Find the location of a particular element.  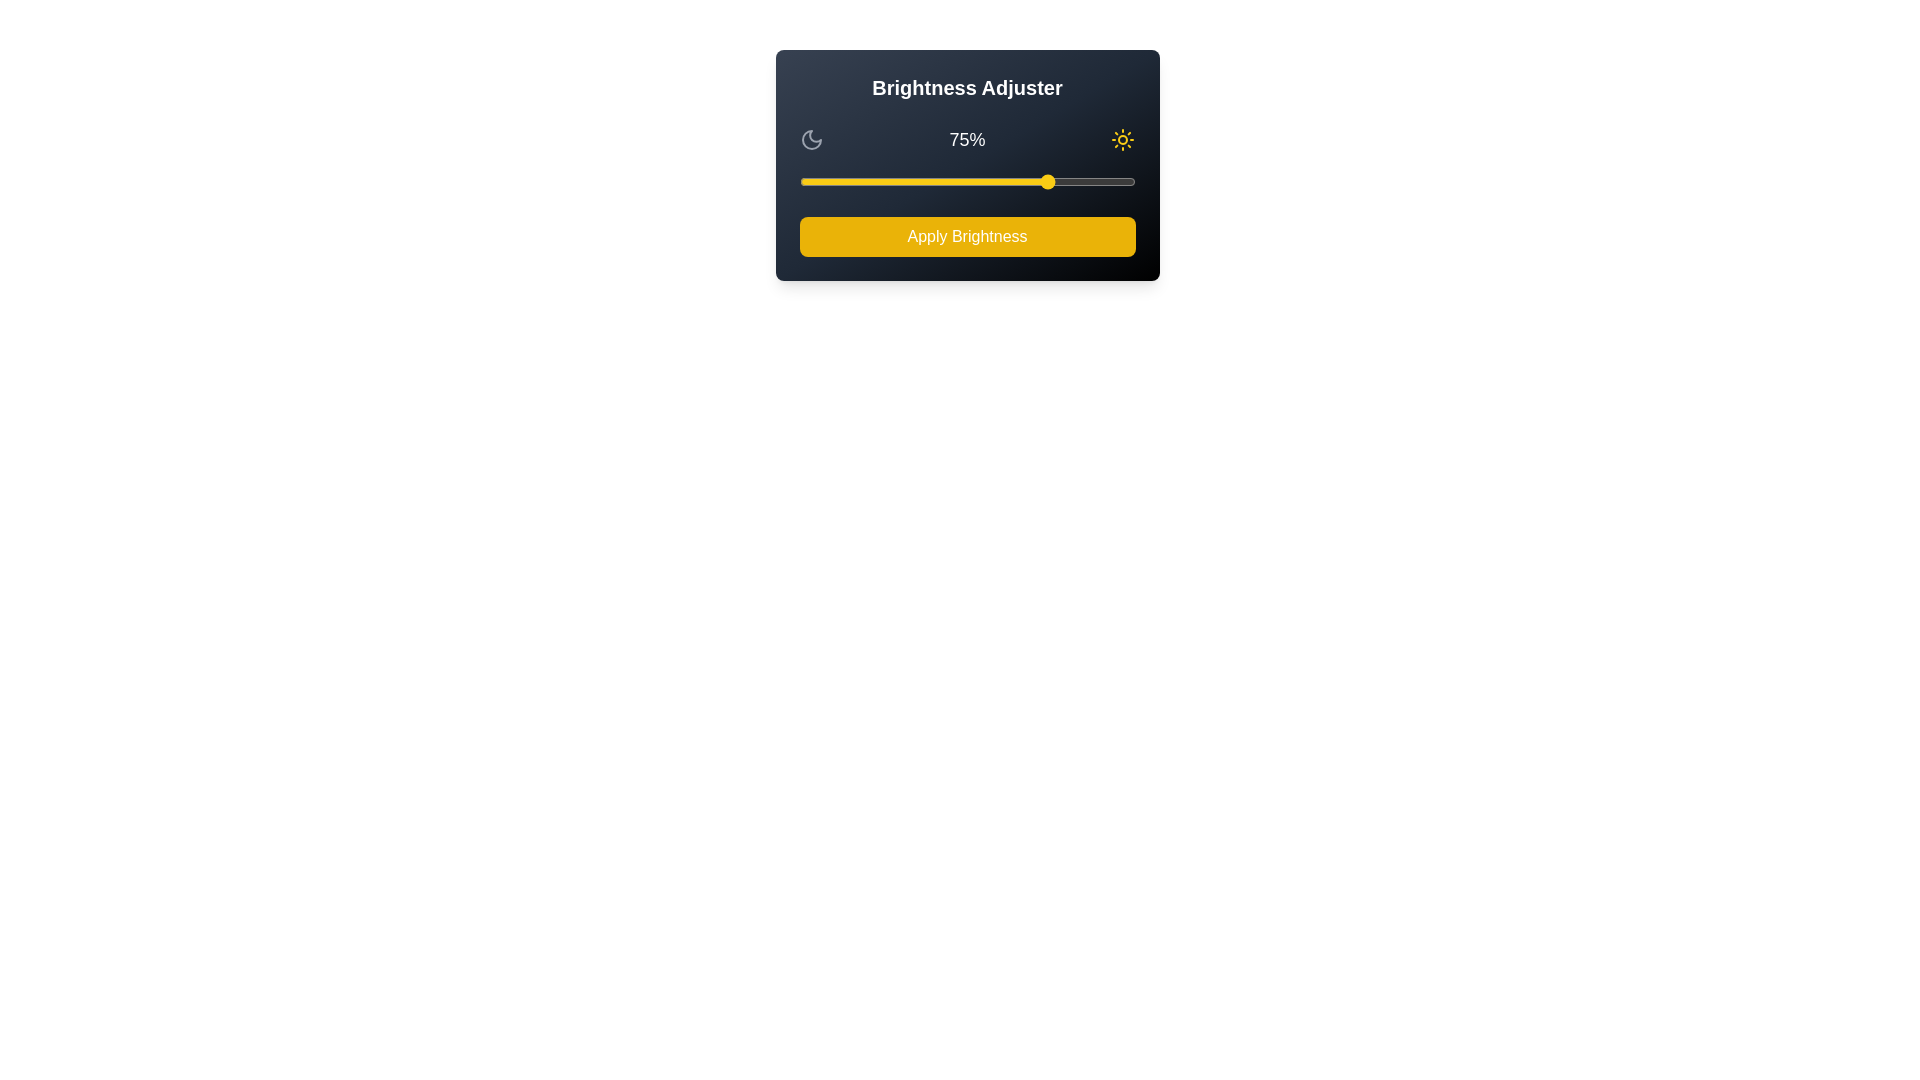

the 'Apply Brightness' button to confirm the brightness level is located at coordinates (967, 235).